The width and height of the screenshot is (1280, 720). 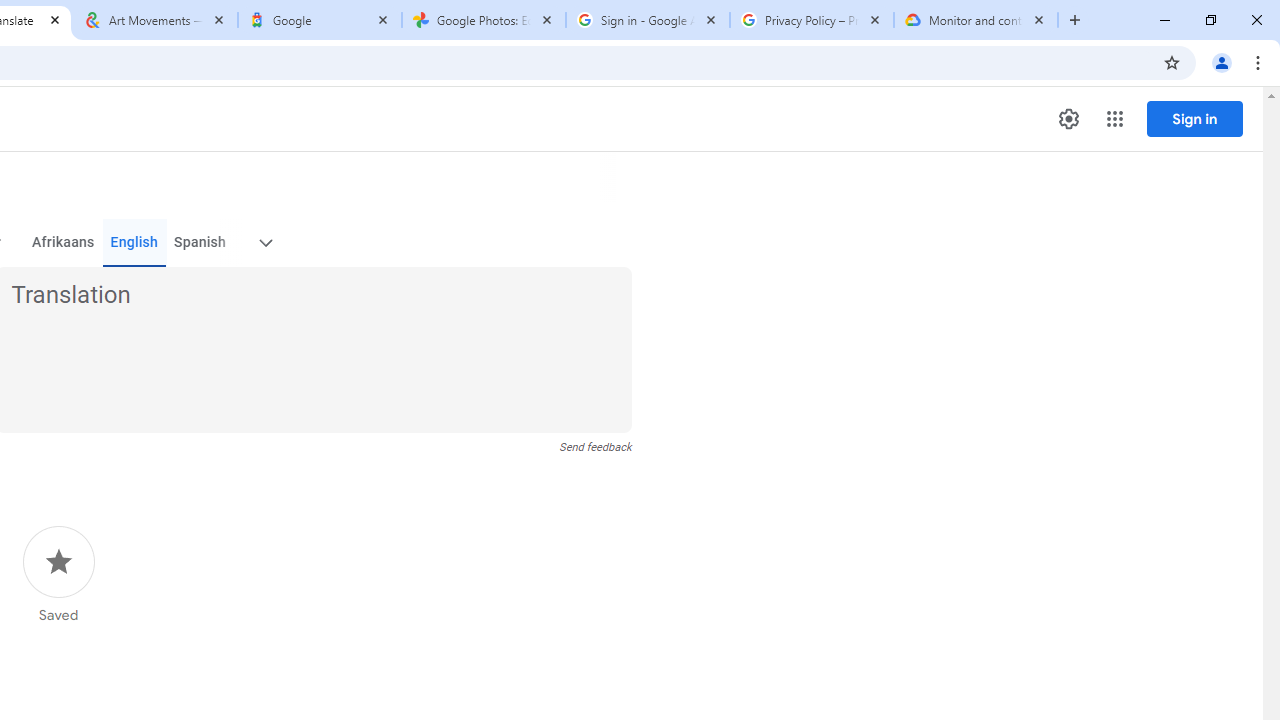 What do you see at coordinates (199, 242) in the screenshot?
I see `'Spanish'` at bounding box center [199, 242].